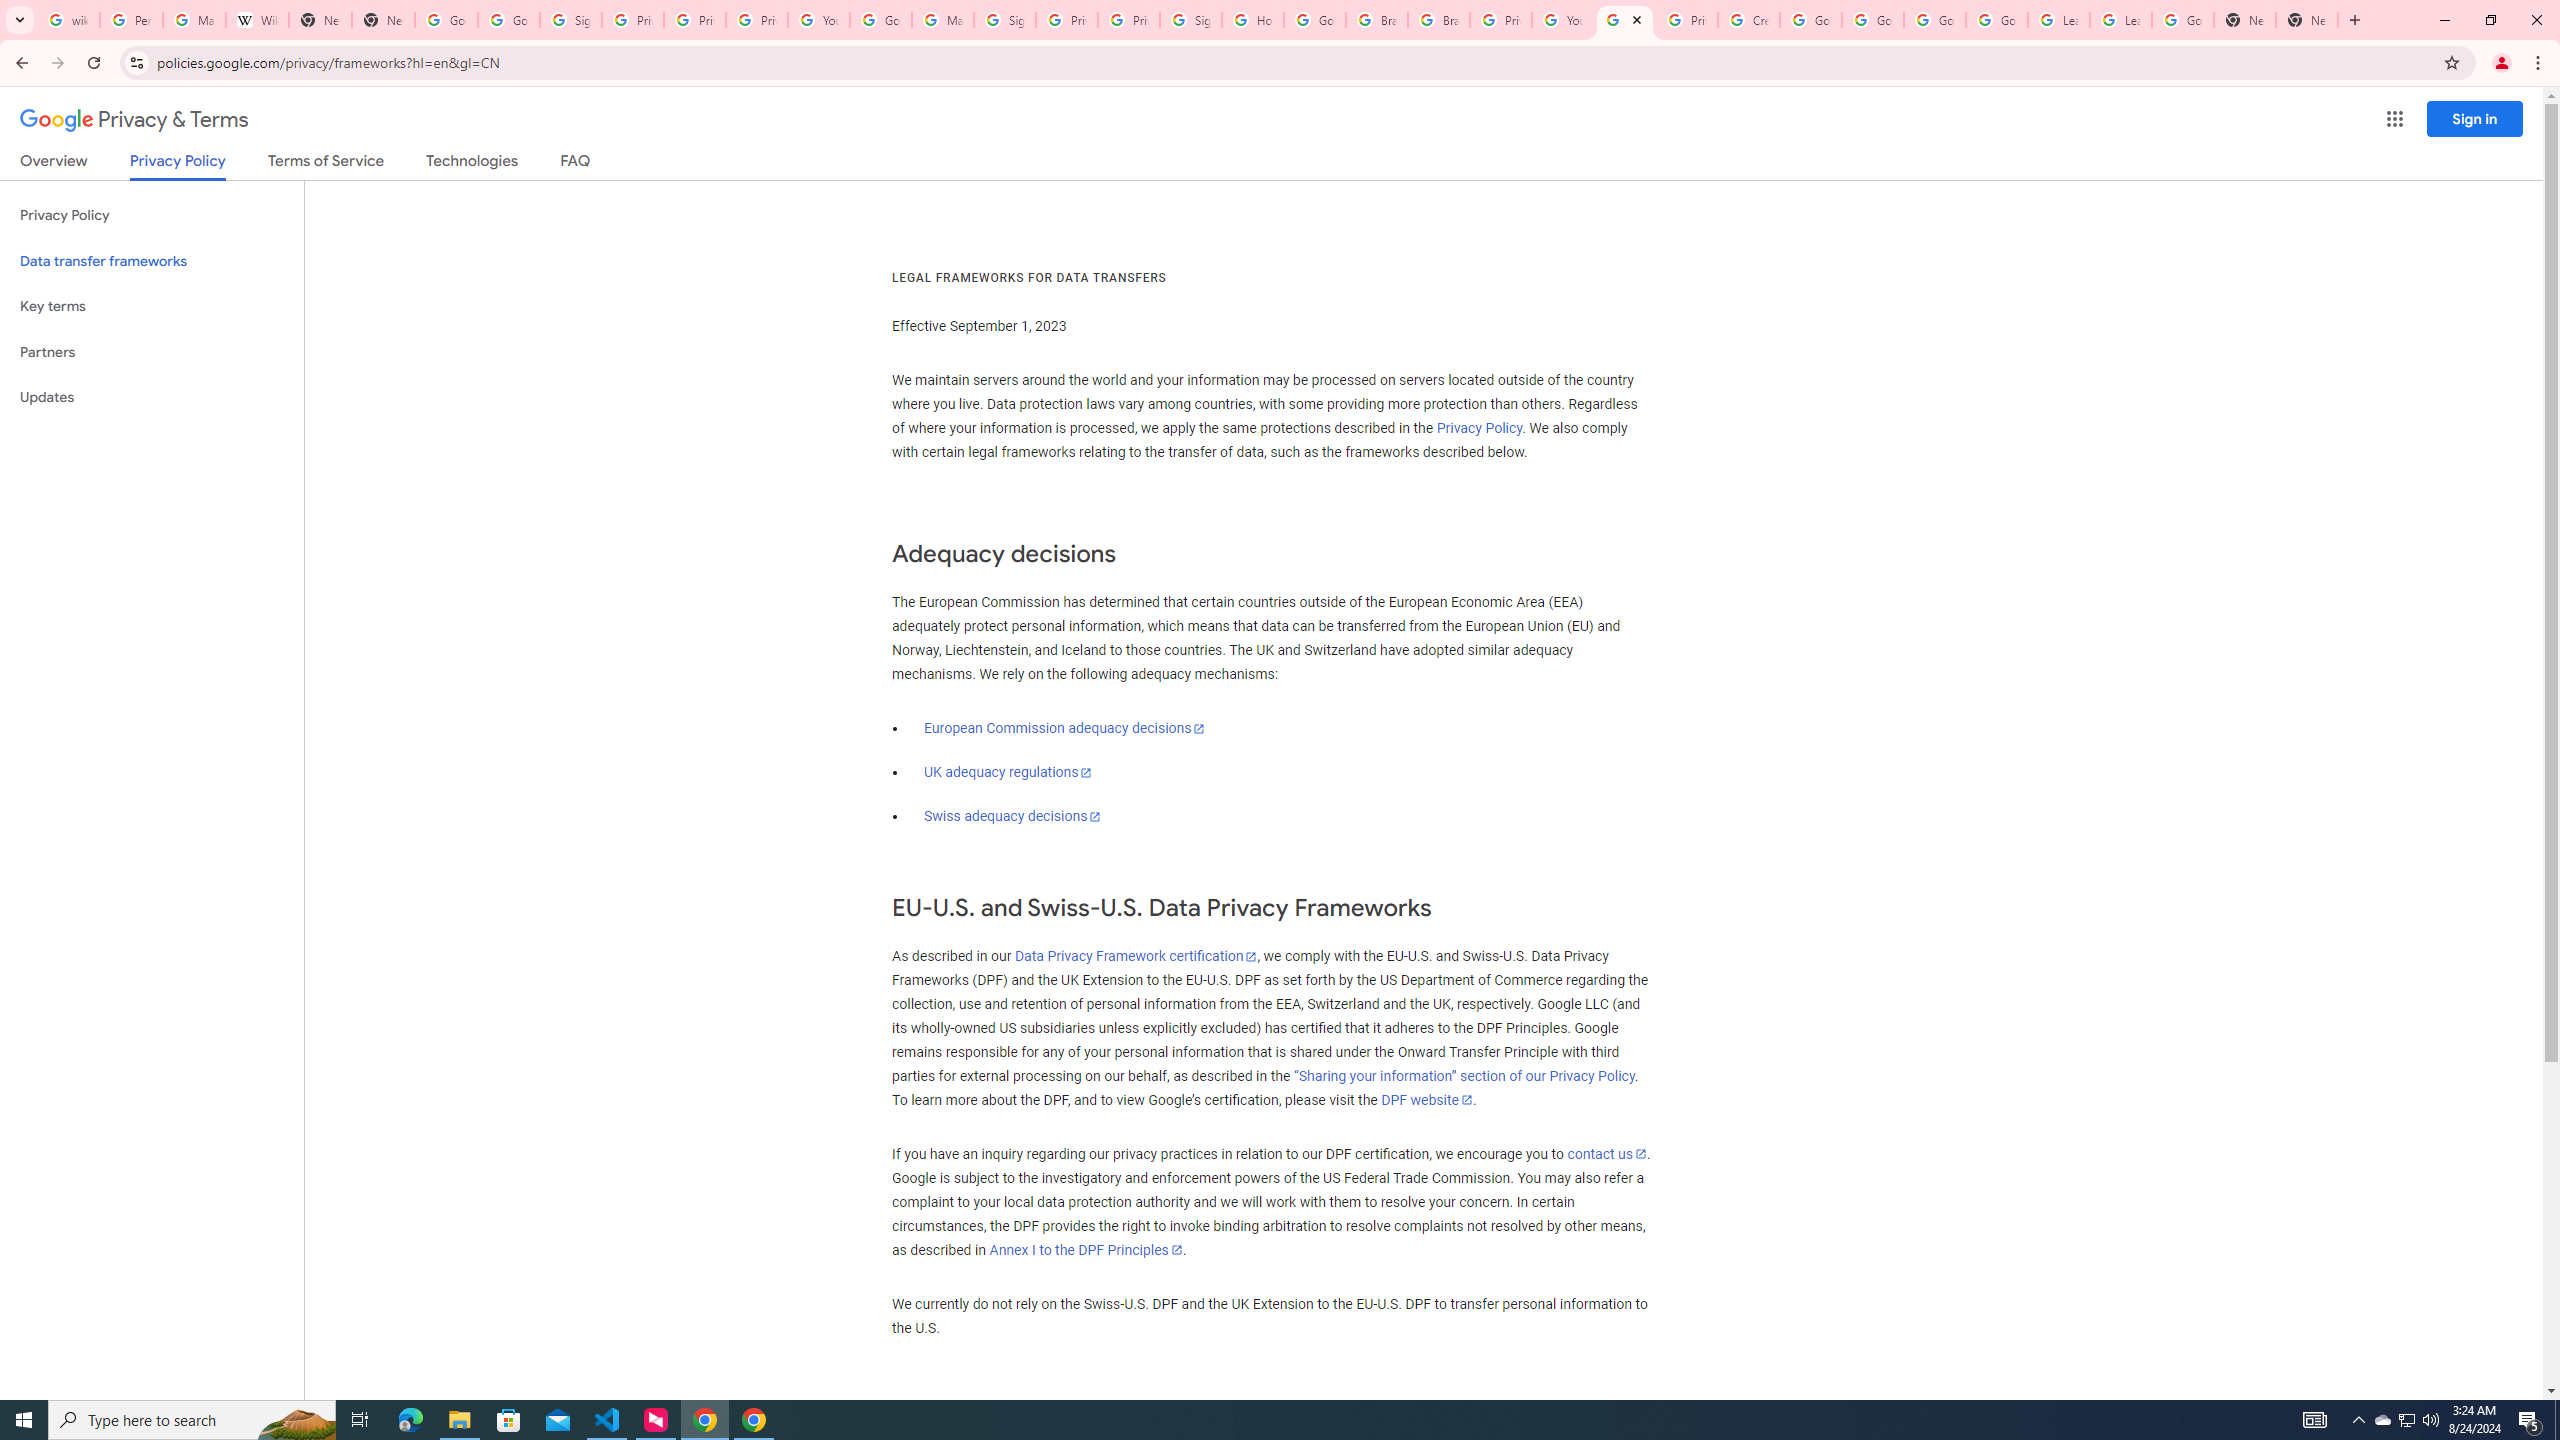  What do you see at coordinates (256, 19) in the screenshot?
I see `'Wikipedia:Edit requests - Wikipedia'` at bounding box center [256, 19].